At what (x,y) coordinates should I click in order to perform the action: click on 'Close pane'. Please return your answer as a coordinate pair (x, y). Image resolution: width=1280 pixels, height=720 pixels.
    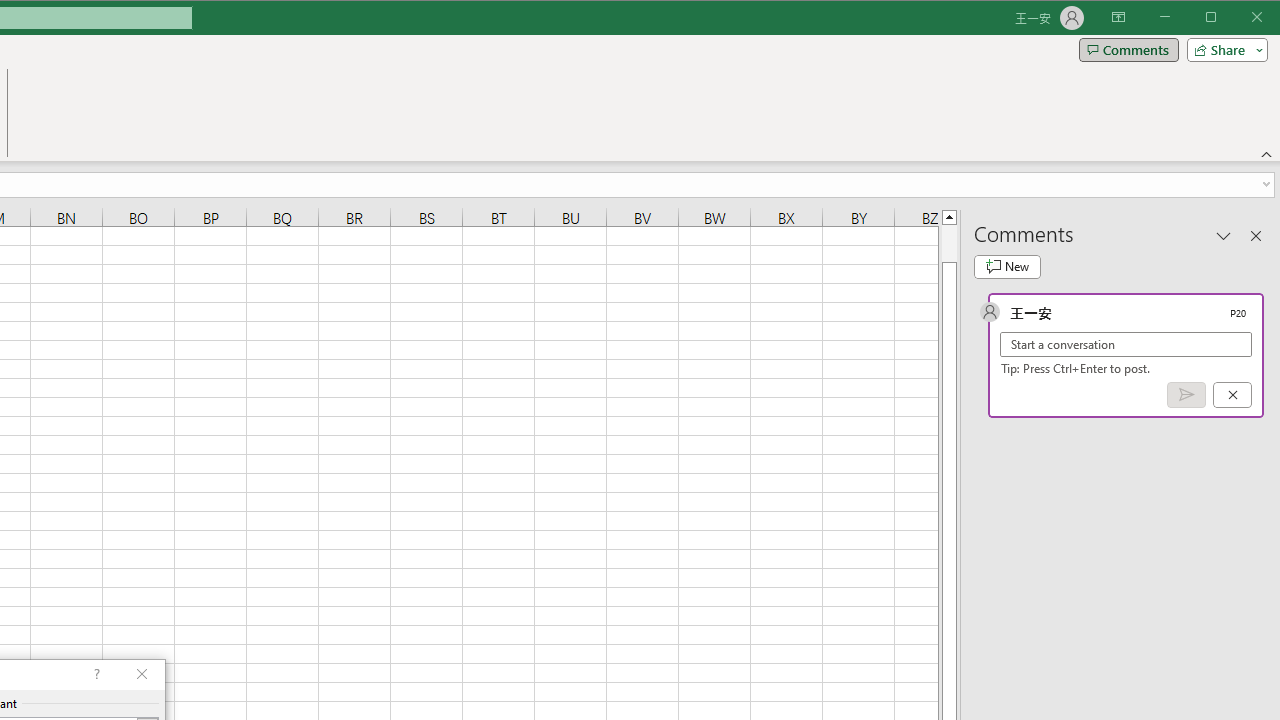
    Looking at the image, I should click on (1255, 234).